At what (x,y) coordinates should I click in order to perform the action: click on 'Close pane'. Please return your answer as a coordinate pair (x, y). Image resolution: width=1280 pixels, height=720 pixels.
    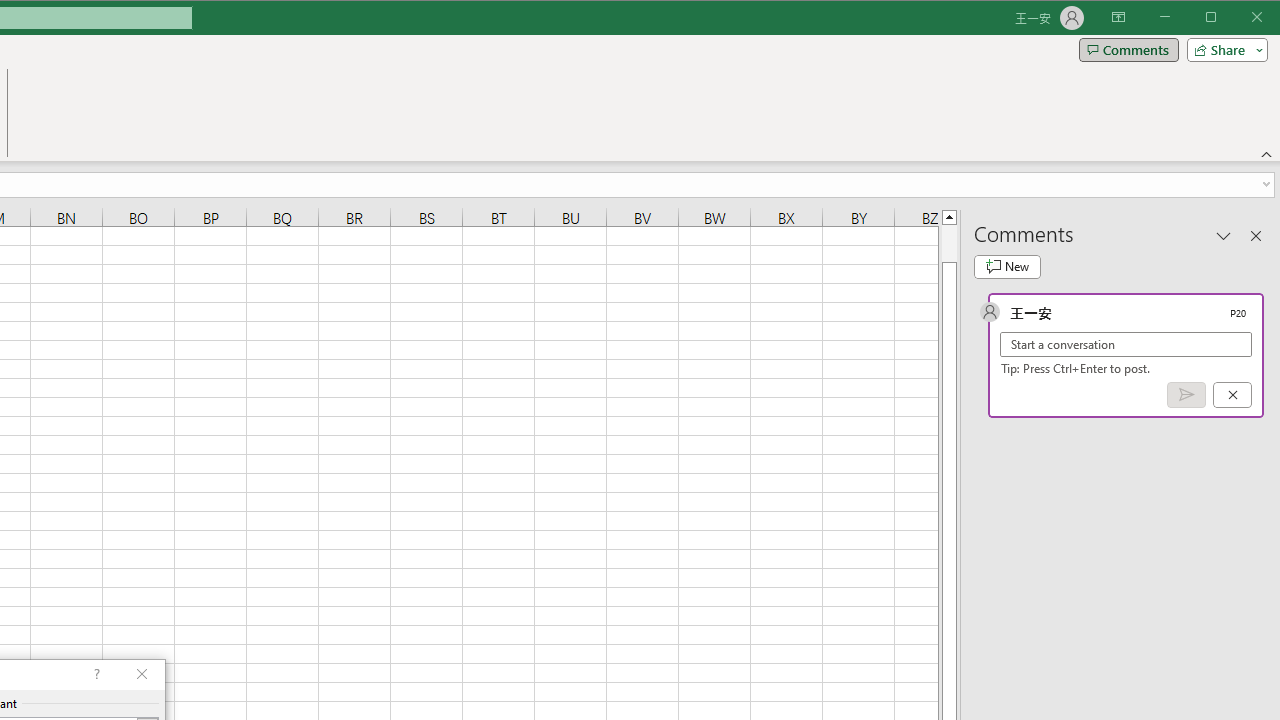
    Looking at the image, I should click on (1255, 234).